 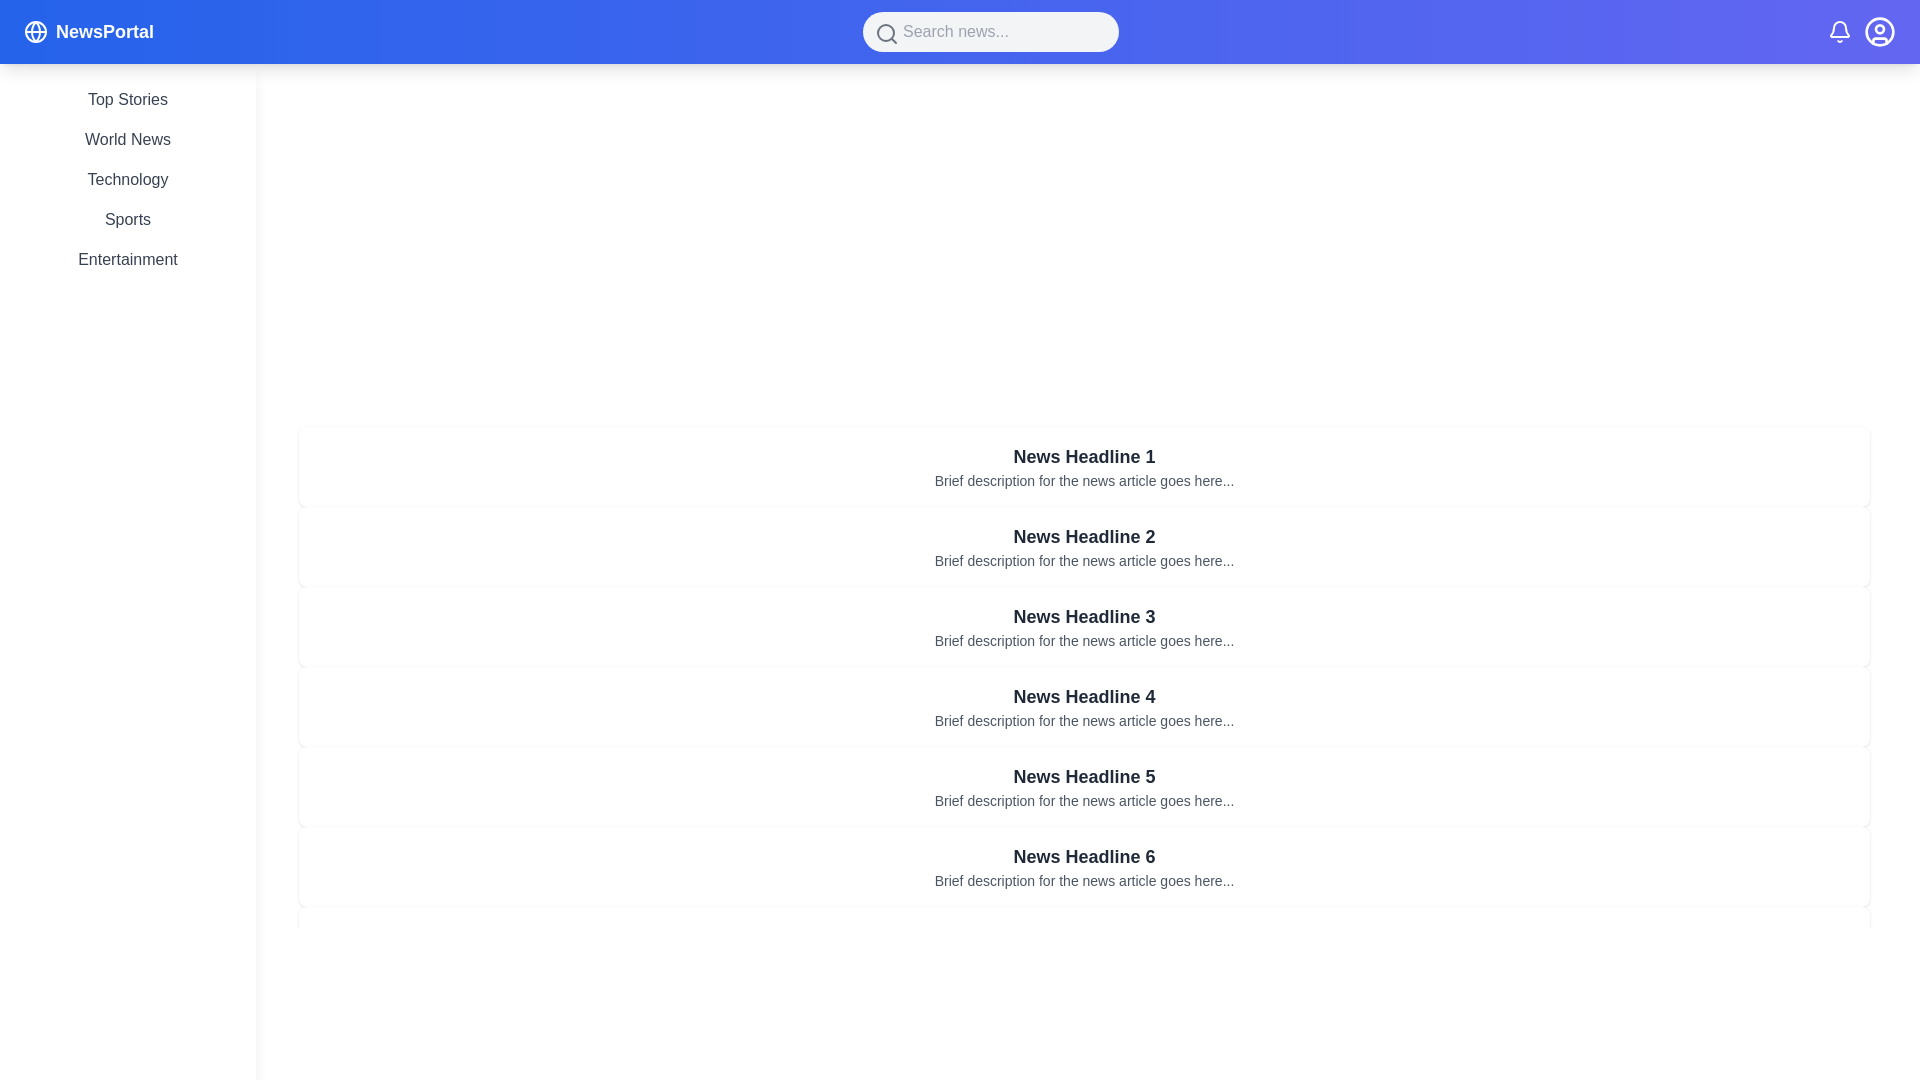 I want to click on the 'News Headline 4' text header, which is displayed in a larger, bold font at the top of a white, rounded rectangle card, so click(x=1083, y=696).